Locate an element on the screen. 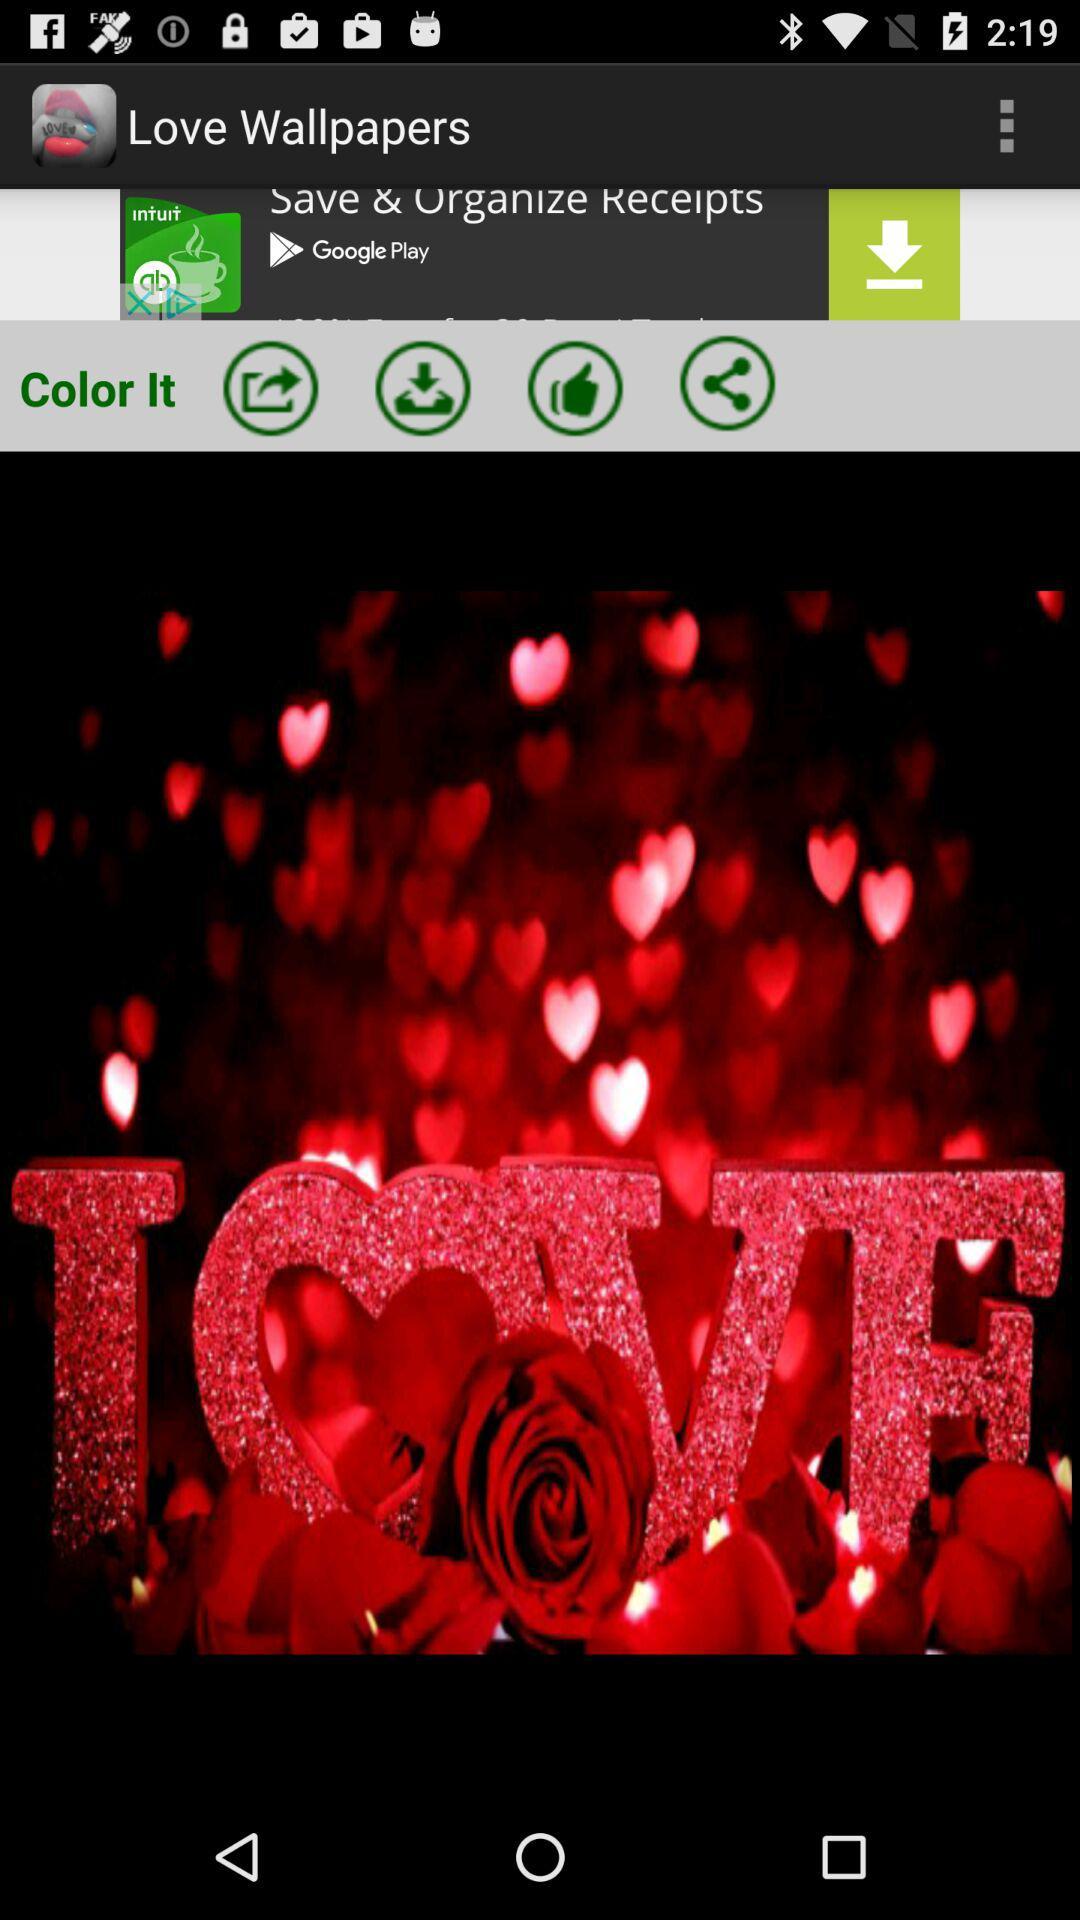 The height and width of the screenshot is (1920, 1080). the file_download icon is located at coordinates (422, 414).